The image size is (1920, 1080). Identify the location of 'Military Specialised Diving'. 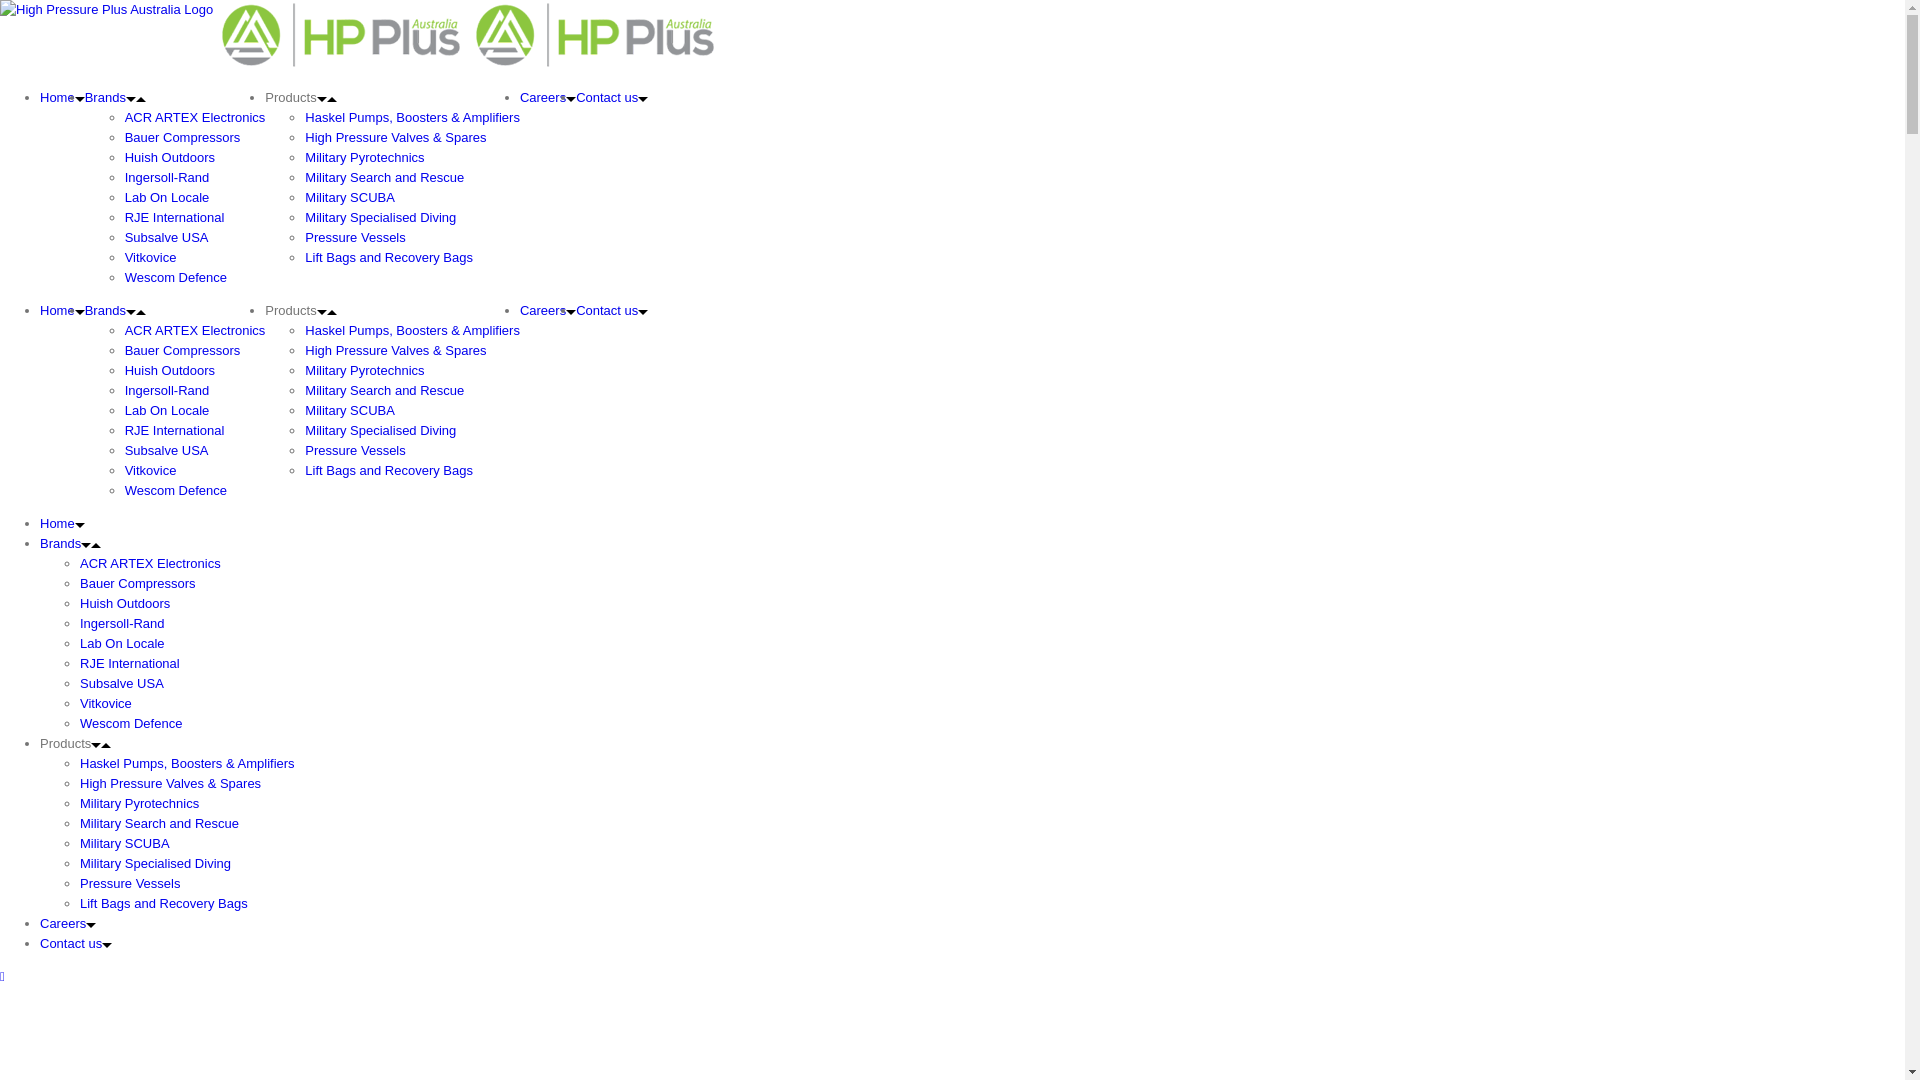
(304, 217).